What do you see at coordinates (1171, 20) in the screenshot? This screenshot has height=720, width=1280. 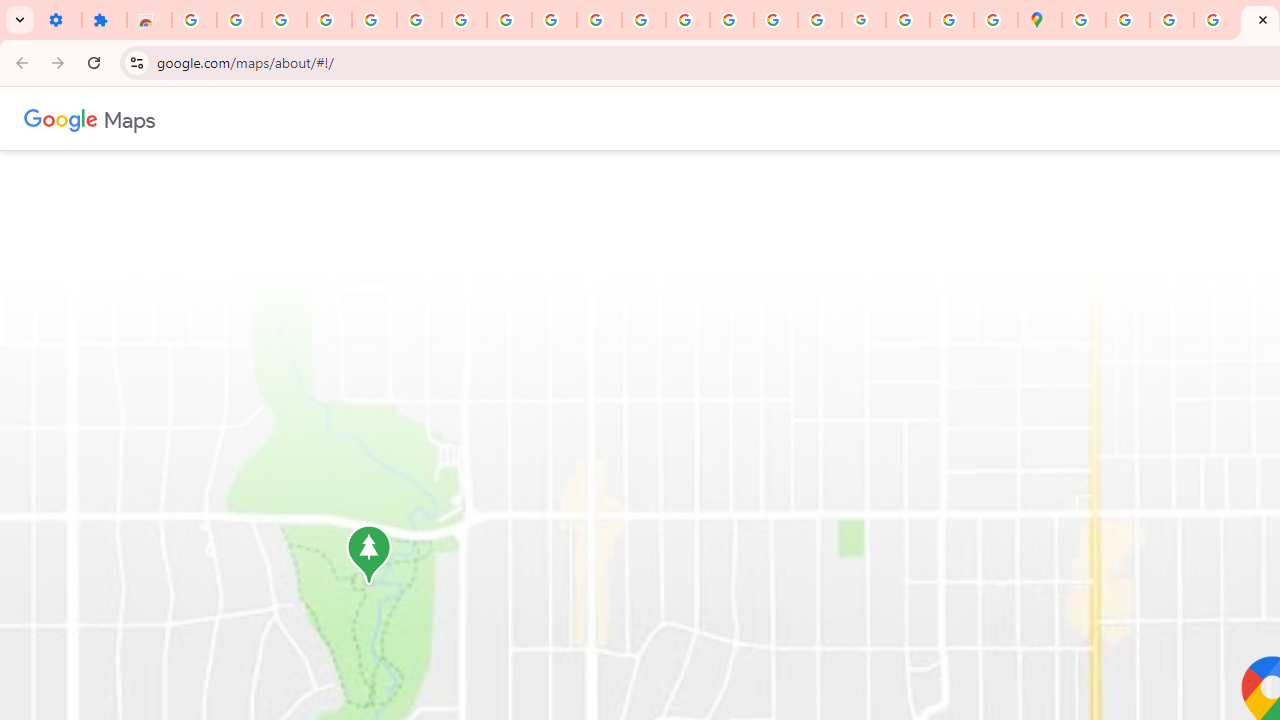 I see `'Create your Google Account'` at bounding box center [1171, 20].